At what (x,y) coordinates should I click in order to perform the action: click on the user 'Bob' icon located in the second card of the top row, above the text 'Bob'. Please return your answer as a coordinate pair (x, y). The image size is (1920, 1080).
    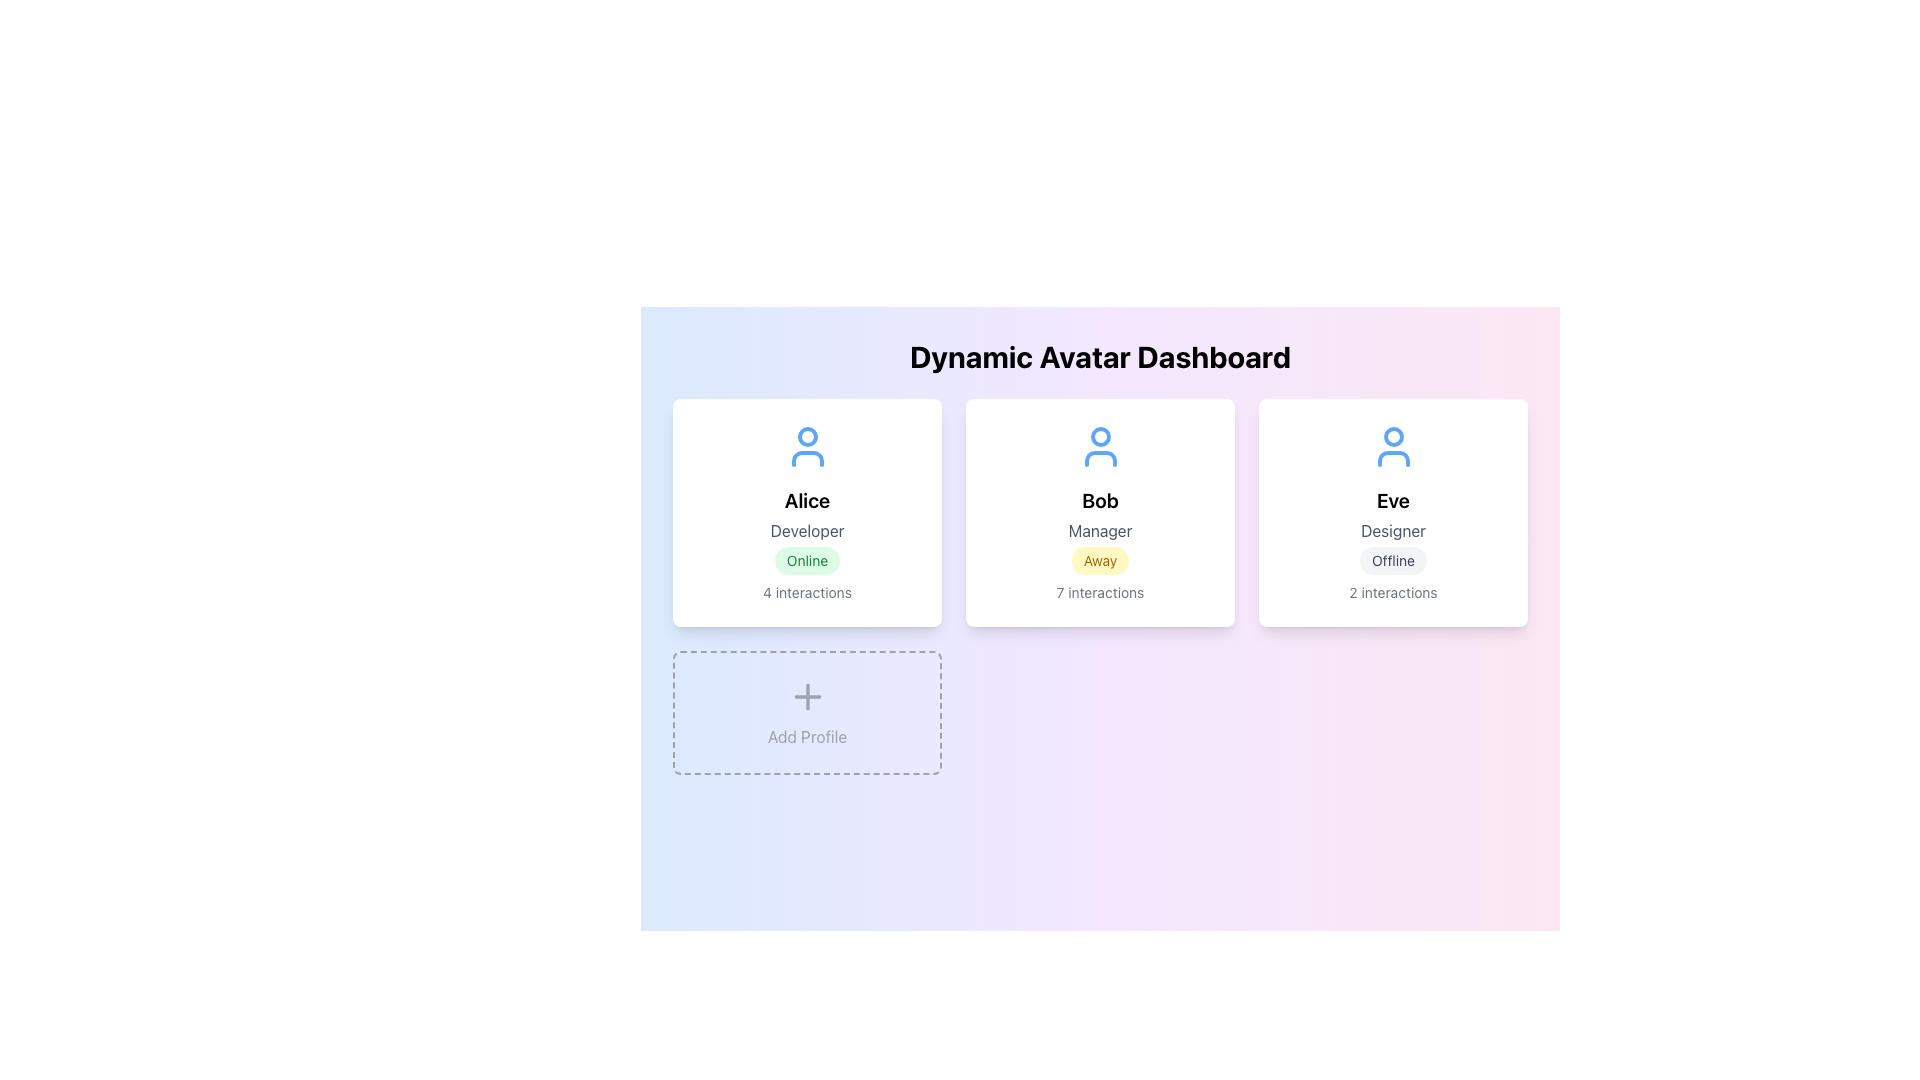
    Looking at the image, I should click on (1099, 446).